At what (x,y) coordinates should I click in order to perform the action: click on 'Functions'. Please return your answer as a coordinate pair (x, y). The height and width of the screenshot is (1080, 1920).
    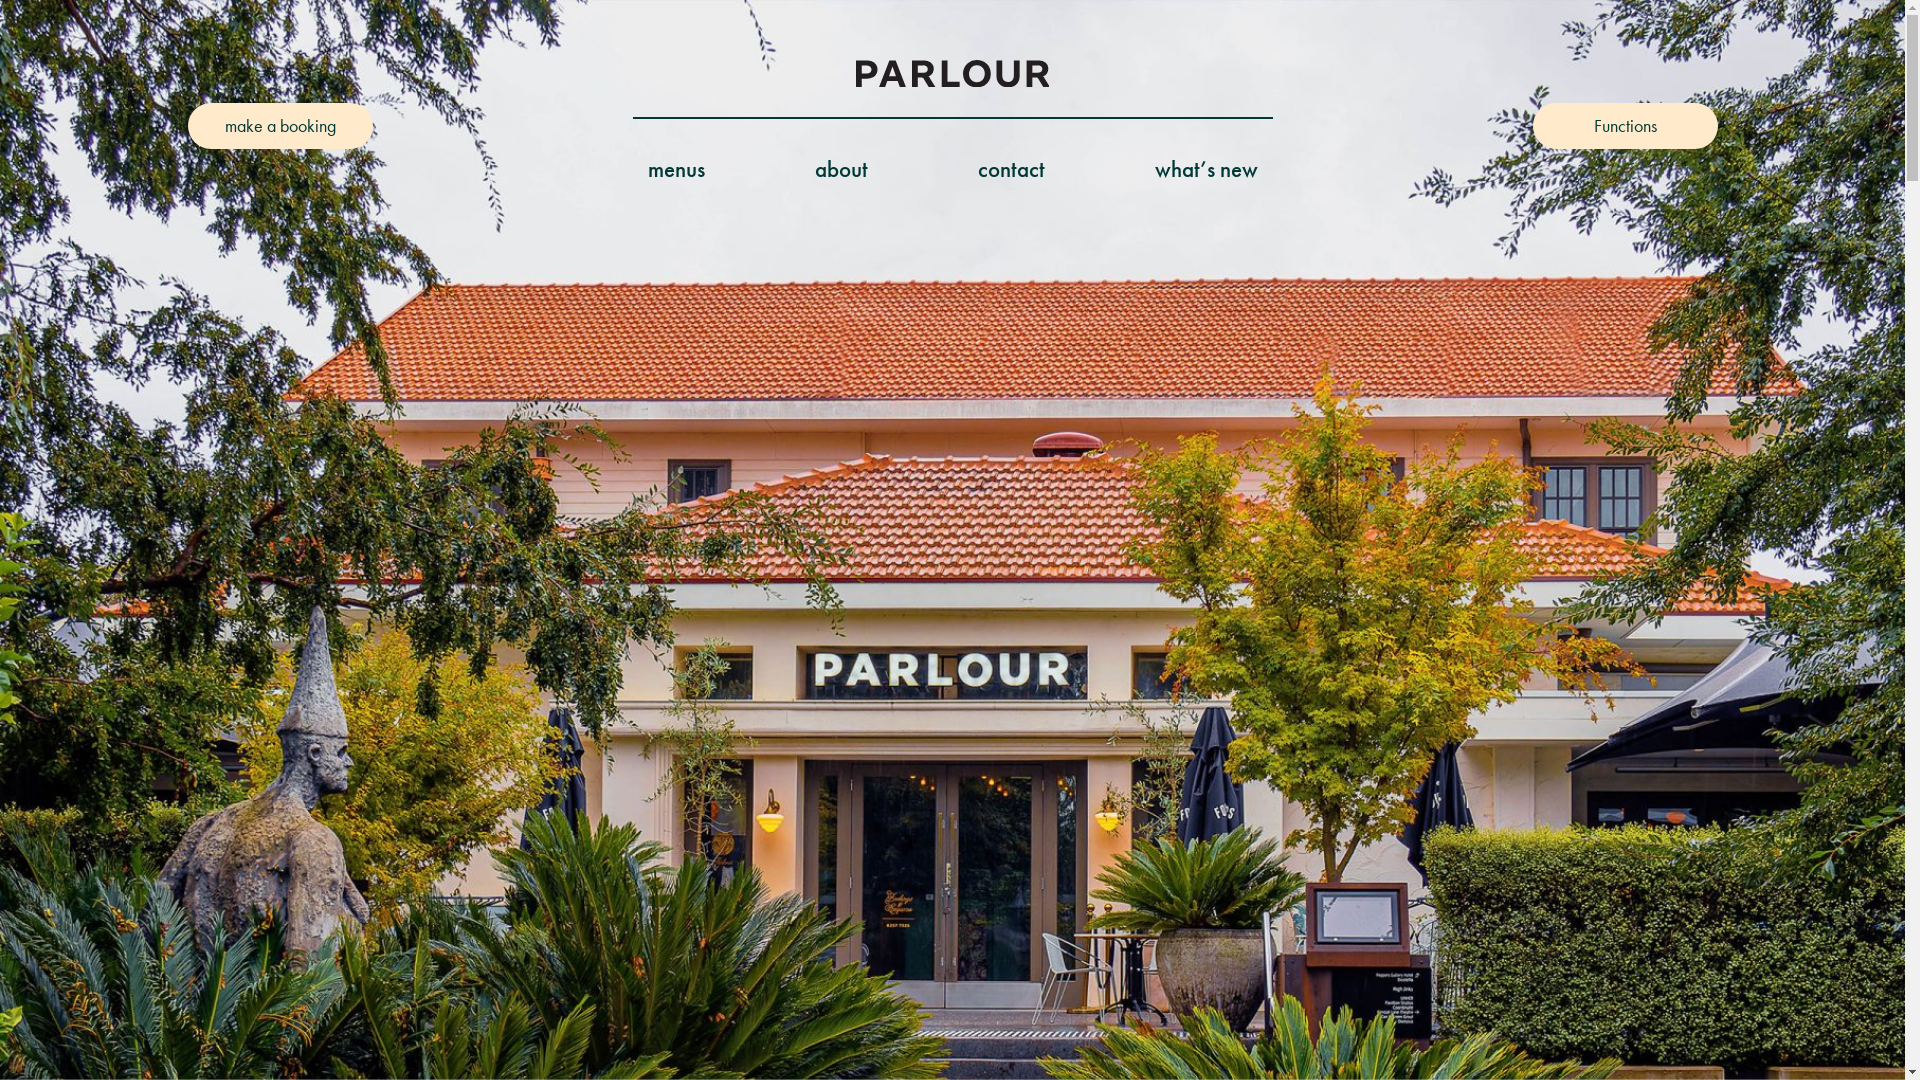
    Looking at the image, I should click on (1624, 126).